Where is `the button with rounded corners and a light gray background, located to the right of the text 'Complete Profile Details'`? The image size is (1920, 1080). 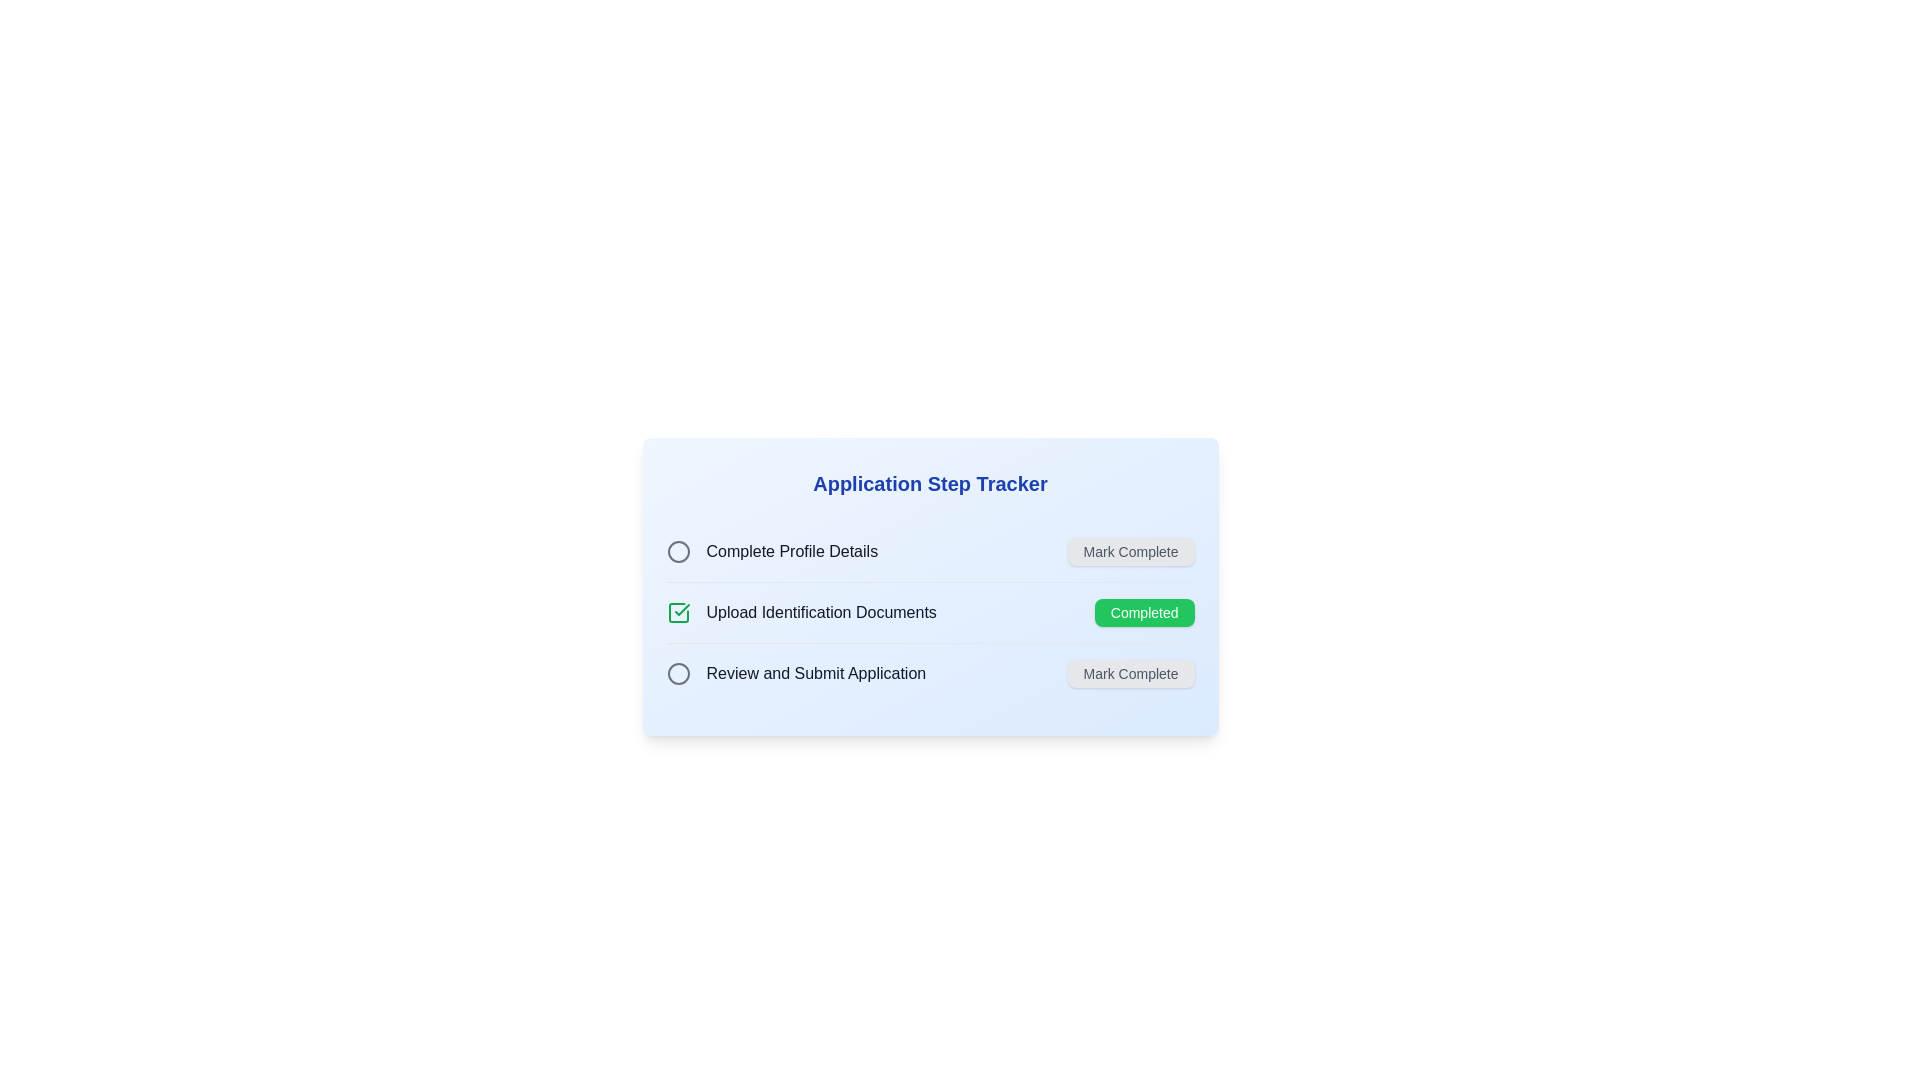 the button with rounded corners and a light gray background, located to the right of the text 'Complete Profile Details' is located at coordinates (1131, 551).